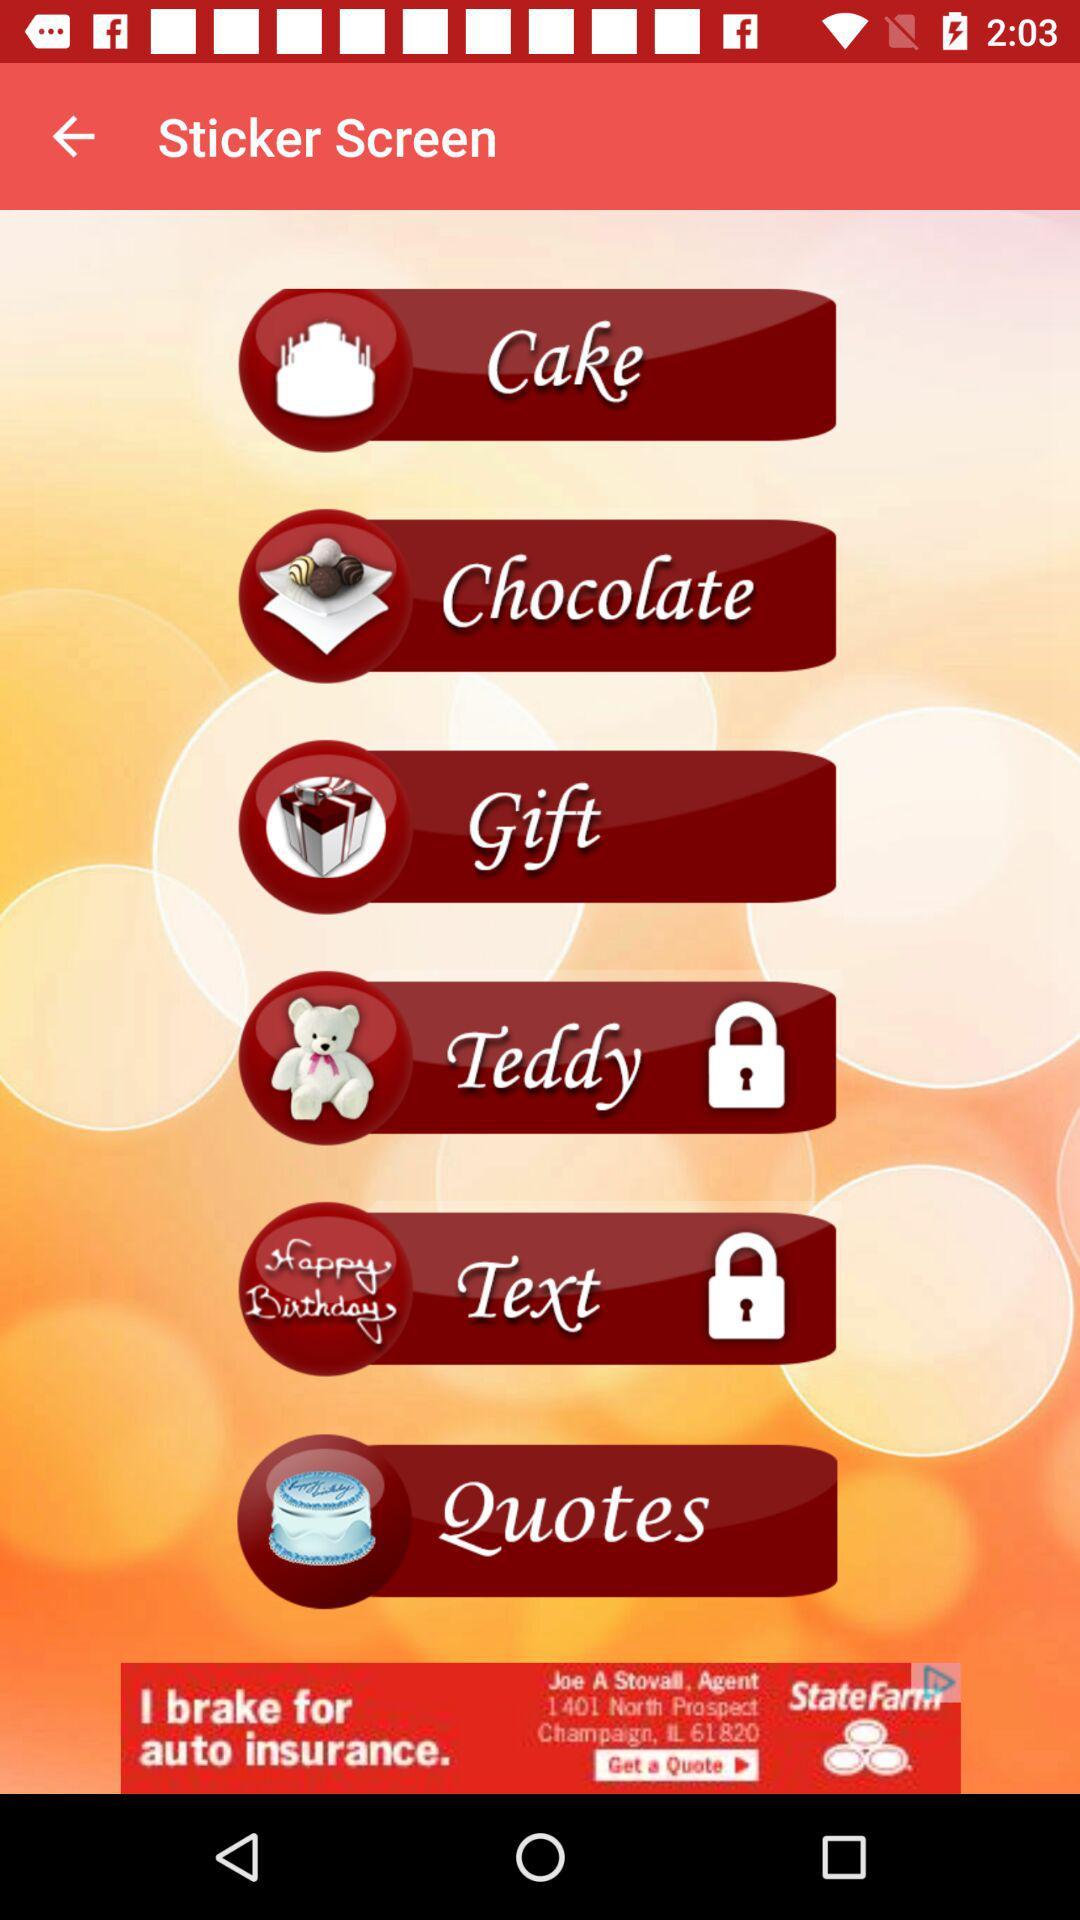  I want to click on text tab in the sticker section, so click(540, 1290).